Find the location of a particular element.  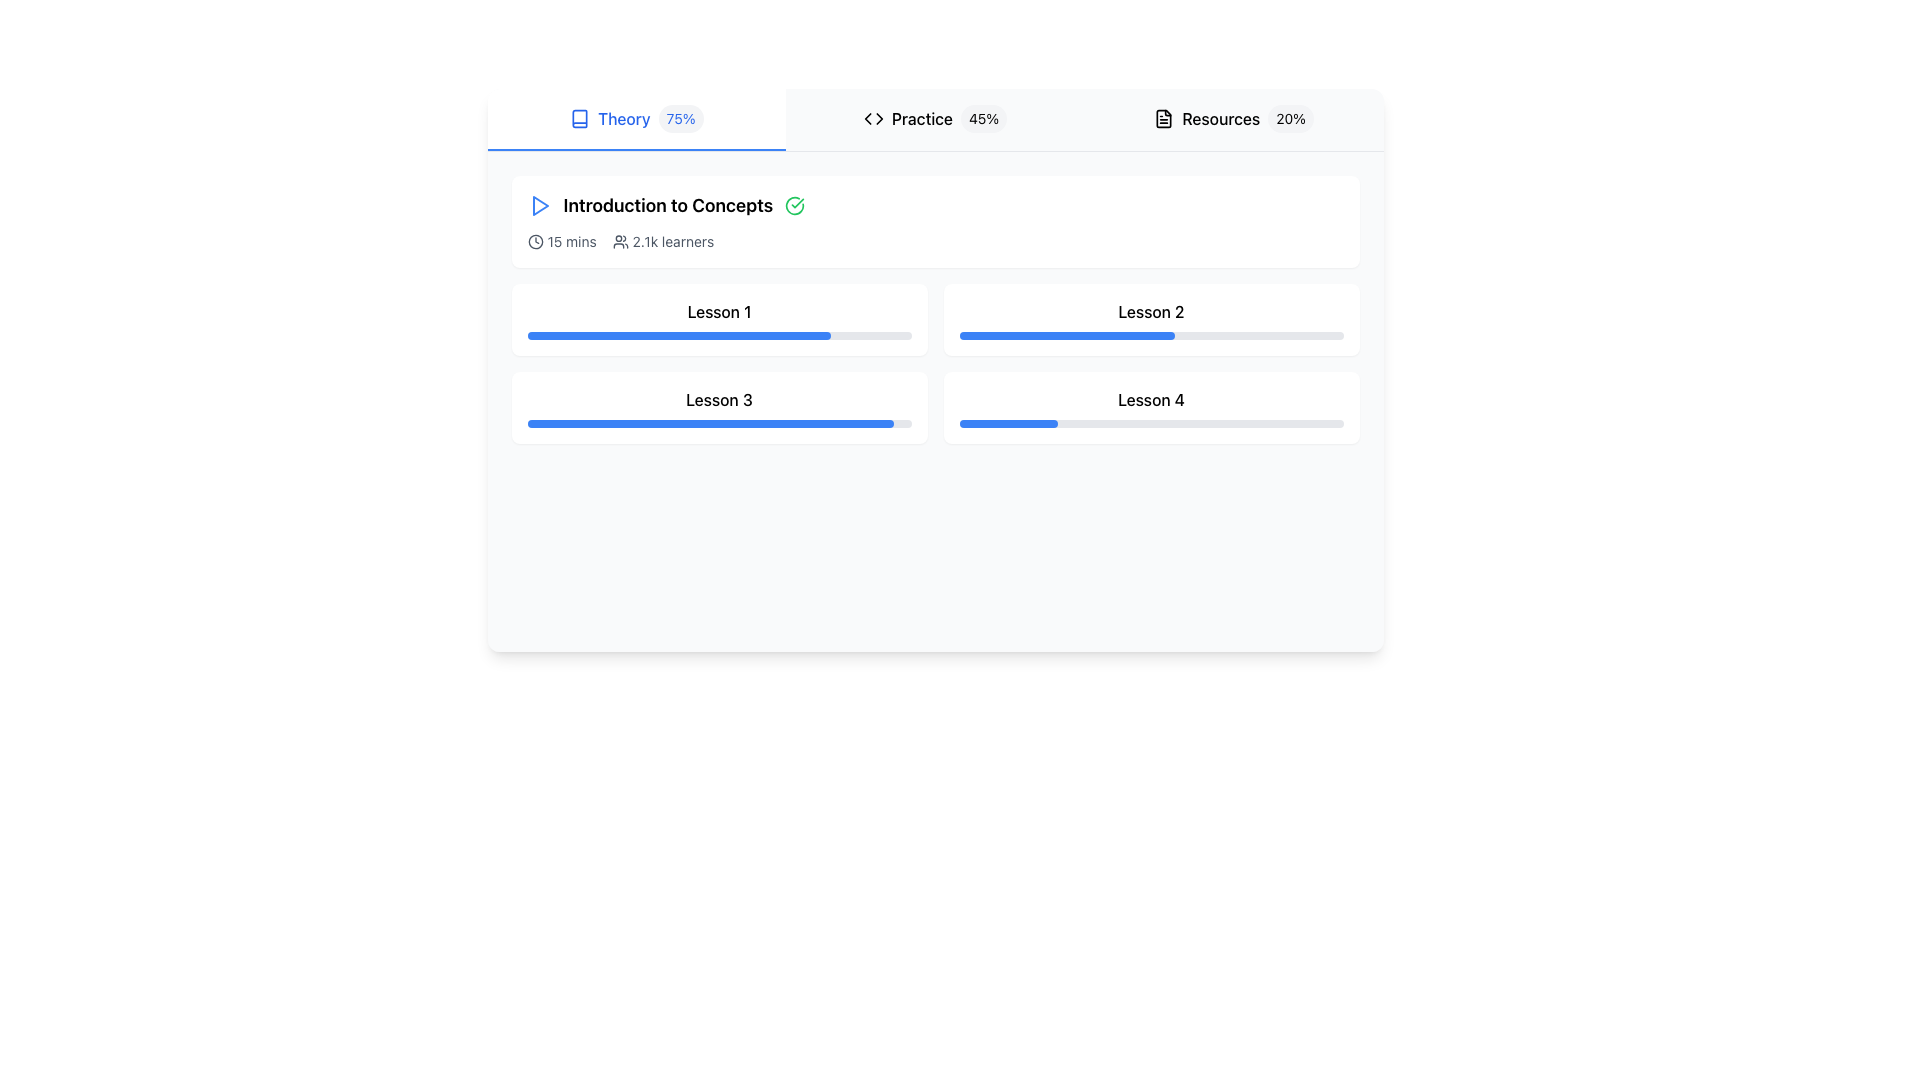

the rectangular badge with rounded edges displaying '45%' in black text, located within the 'Practice' section of the interface is located at coordinates (983, 119).